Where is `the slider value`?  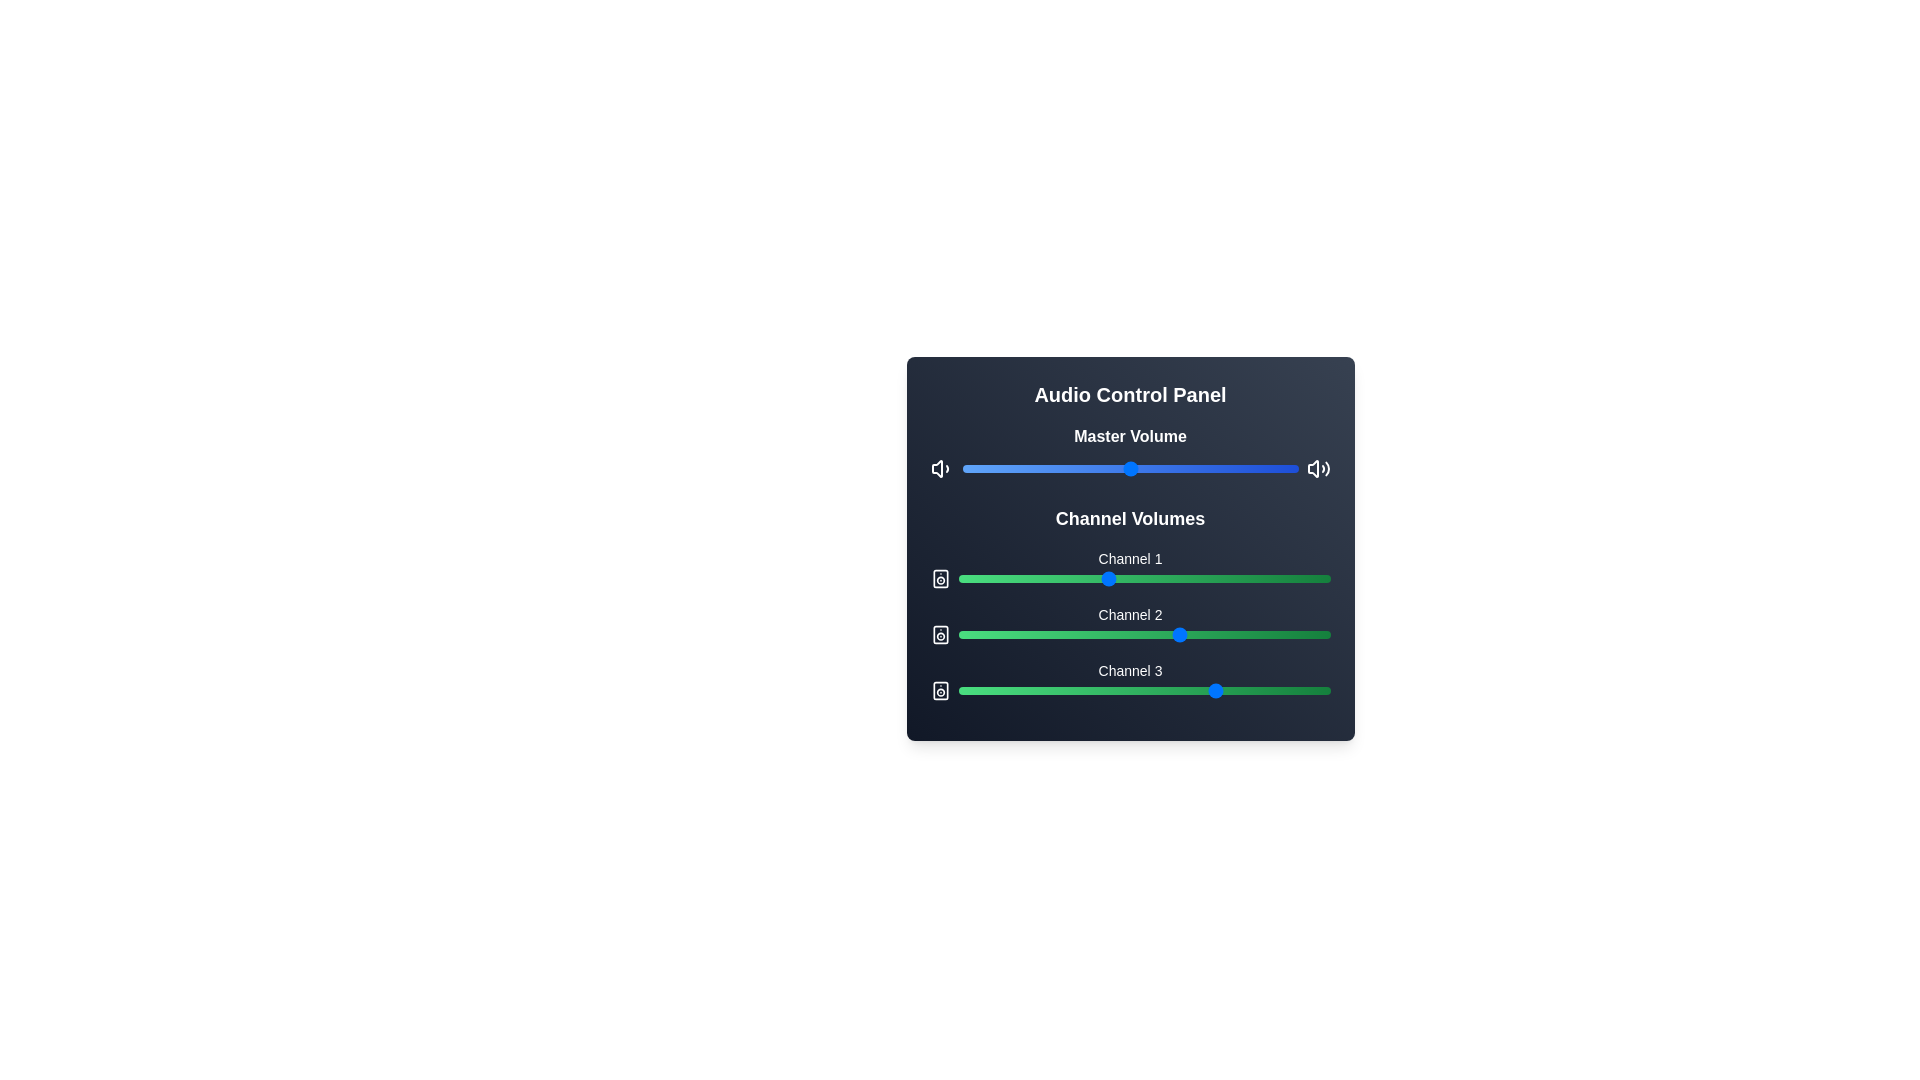
the slider value is located at coordinates (1255, 689).